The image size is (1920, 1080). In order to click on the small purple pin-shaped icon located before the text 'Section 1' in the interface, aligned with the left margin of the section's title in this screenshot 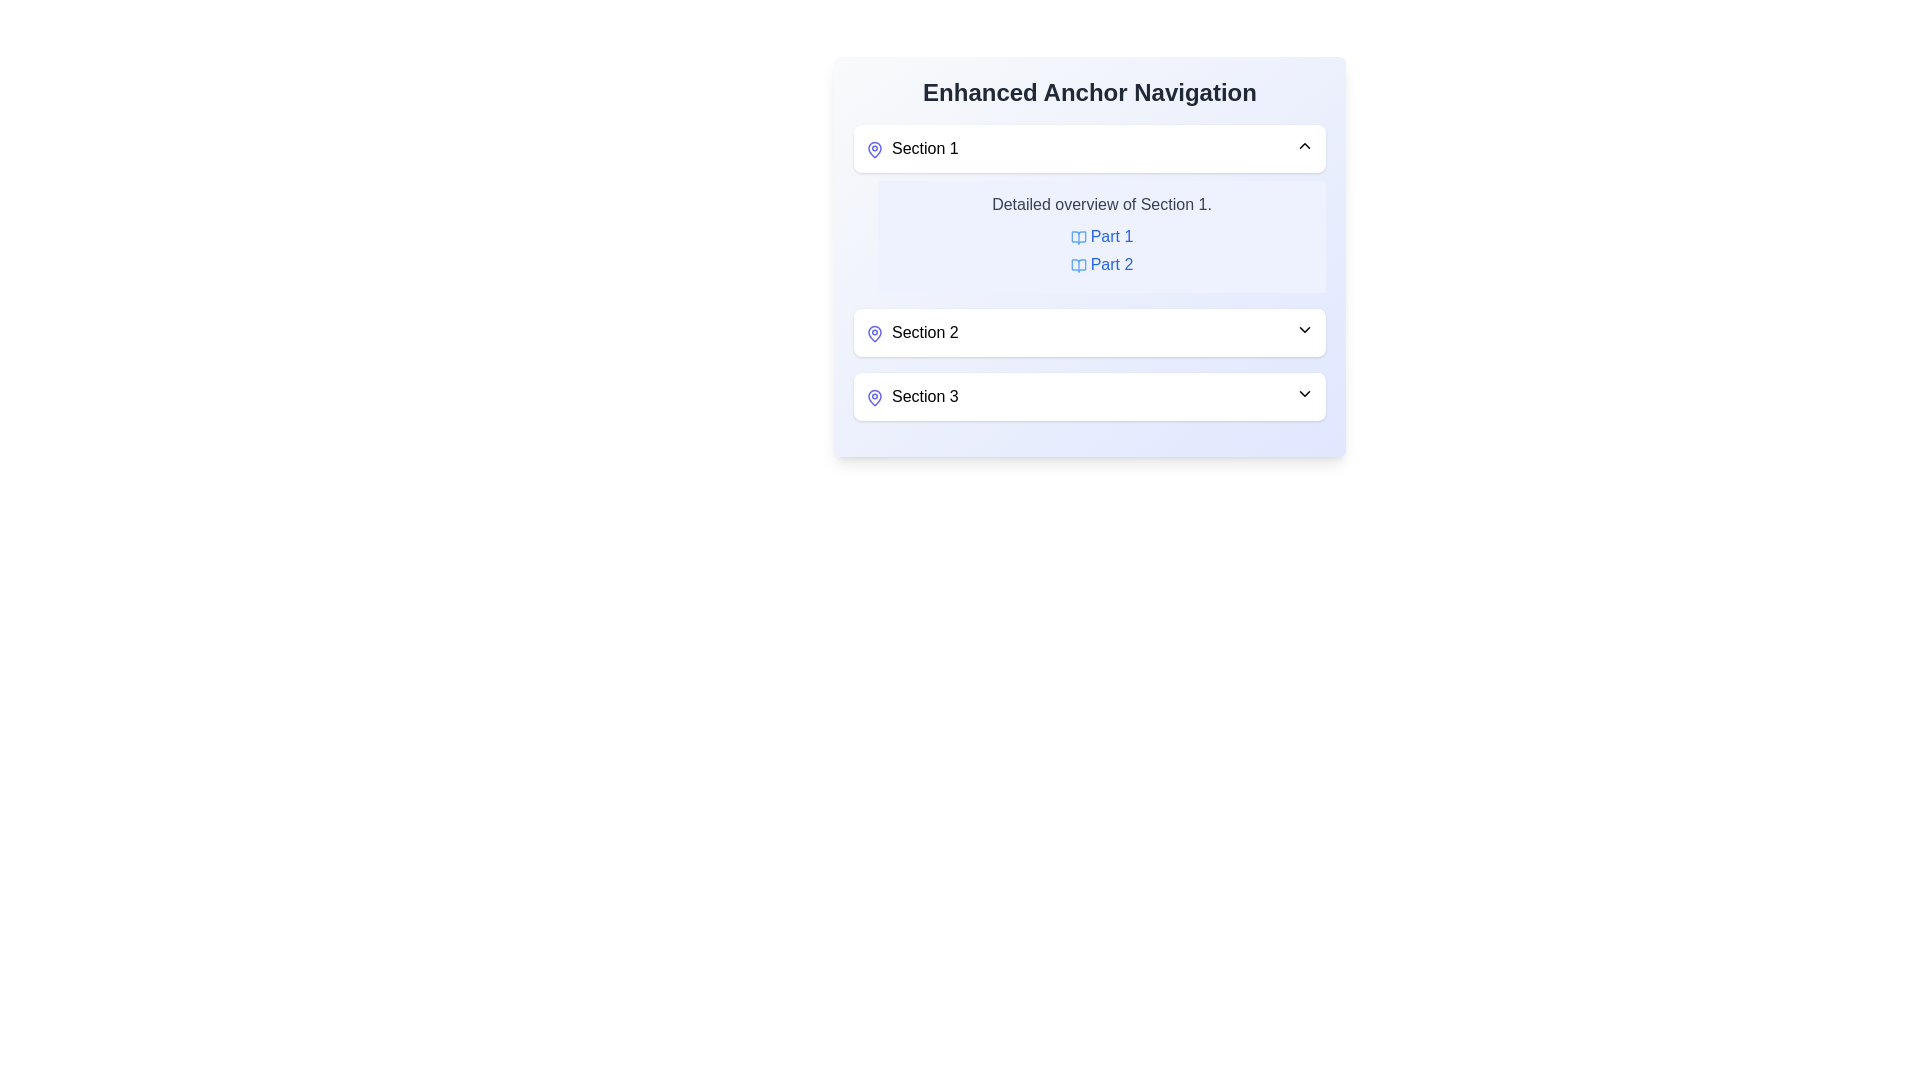, I will do `click(874, 148)`.